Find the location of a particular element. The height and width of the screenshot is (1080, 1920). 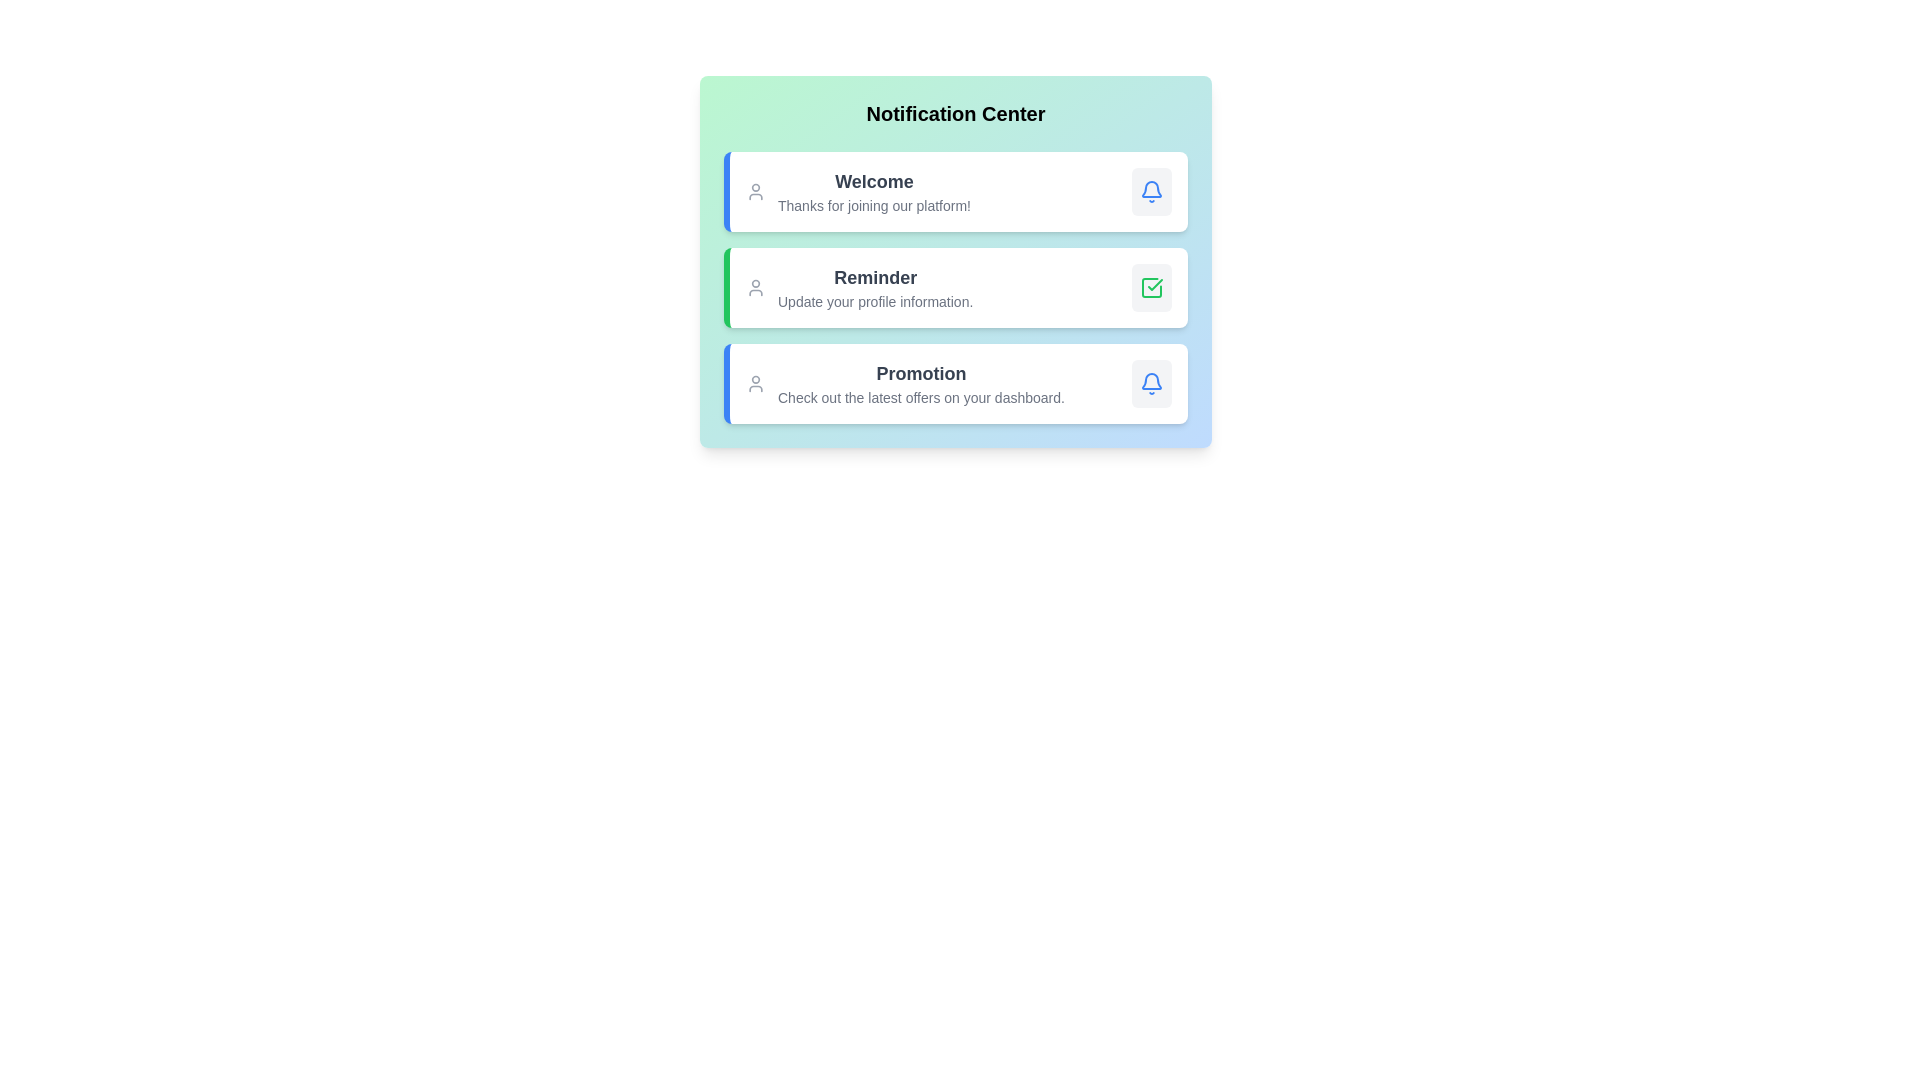

the user avatar icon associated with Promotion notification is located at coordinates (754, 384).